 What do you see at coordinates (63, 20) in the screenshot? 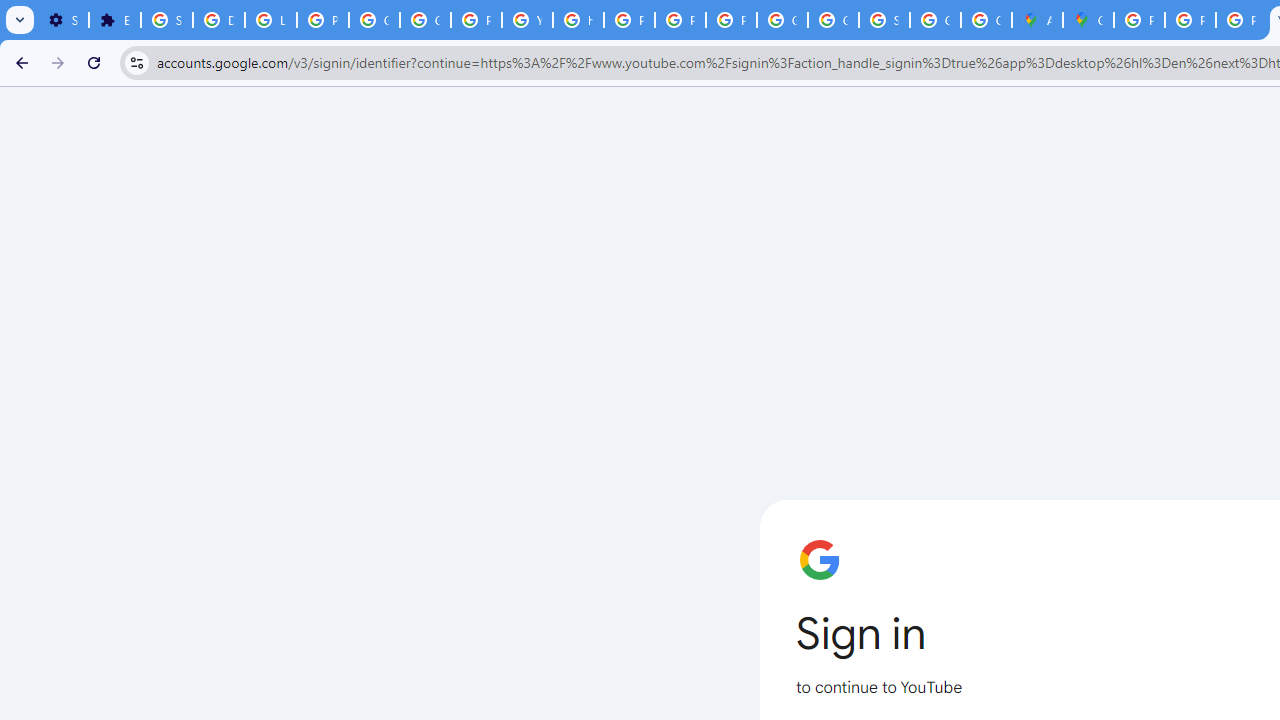
I see `'Settings - On startup'` at bounding box center [63, 20].